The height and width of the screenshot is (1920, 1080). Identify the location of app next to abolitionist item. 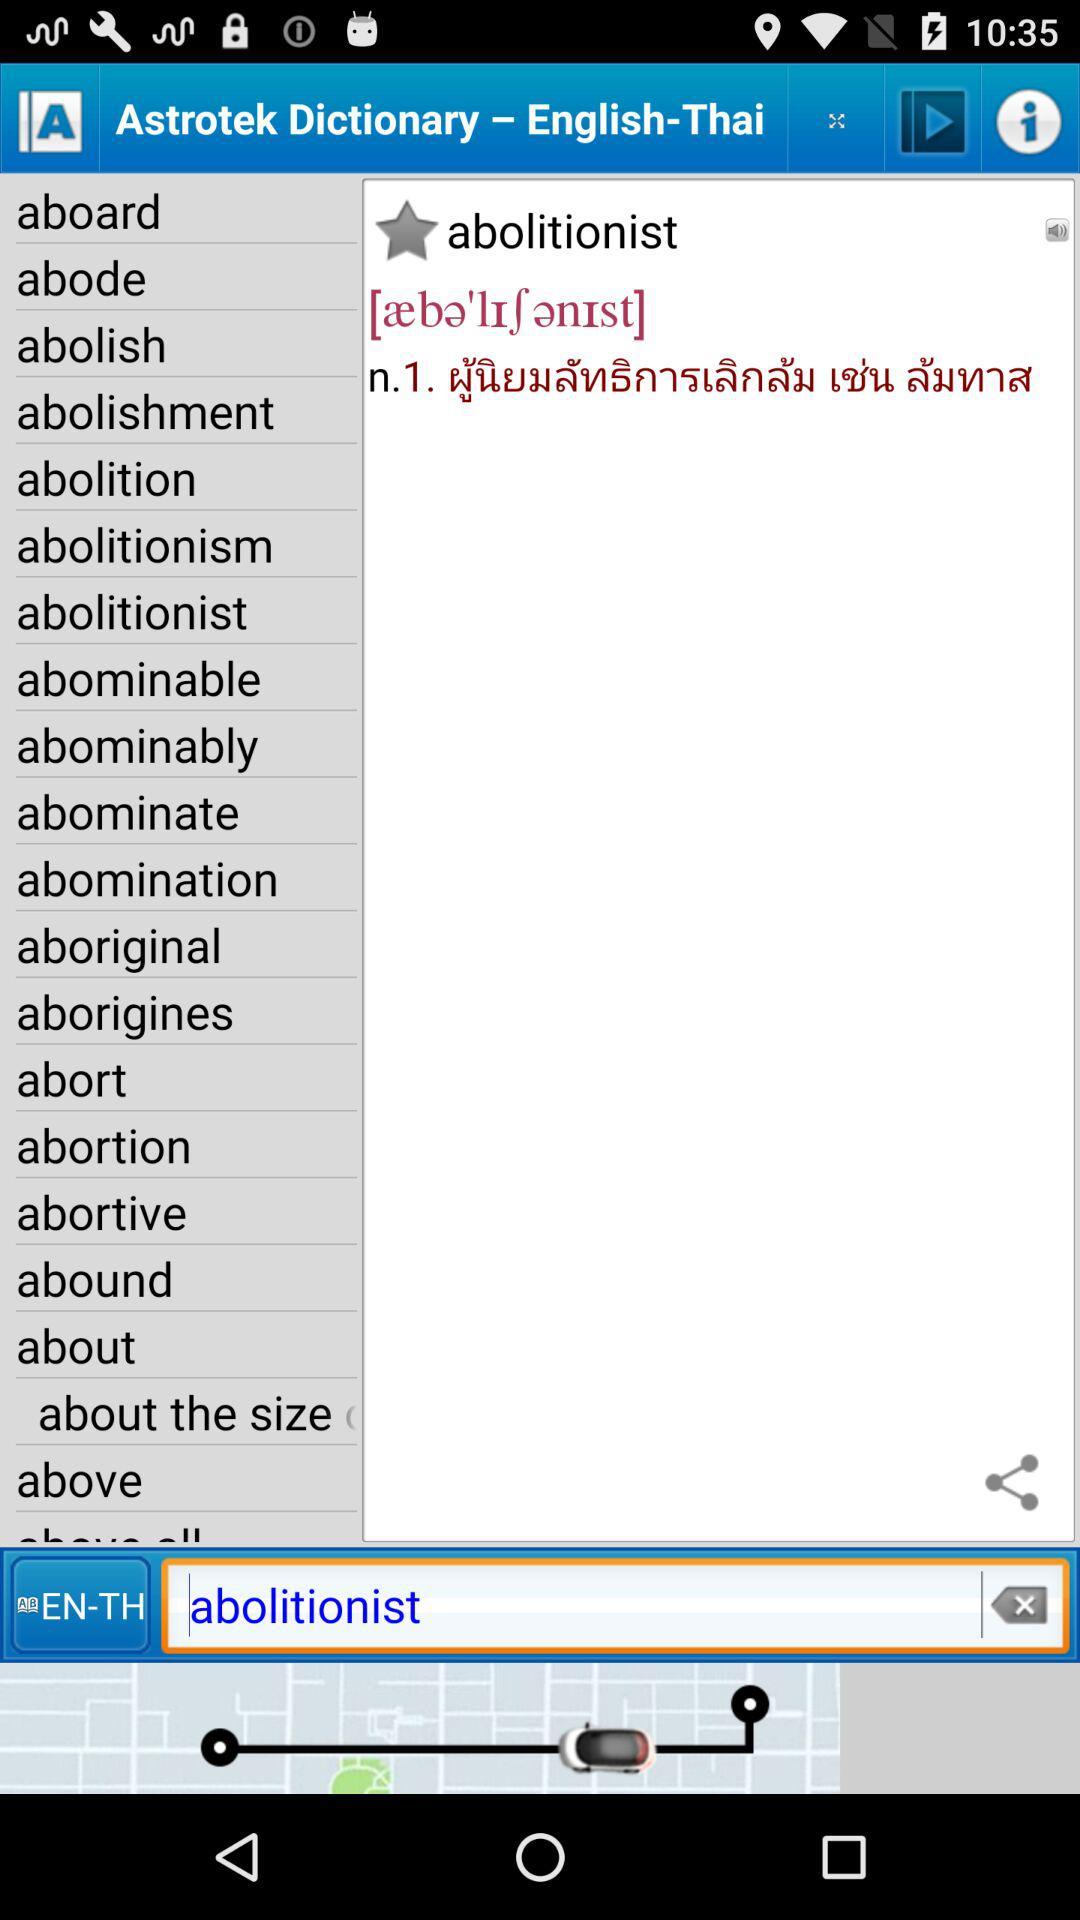
(1056, 230).